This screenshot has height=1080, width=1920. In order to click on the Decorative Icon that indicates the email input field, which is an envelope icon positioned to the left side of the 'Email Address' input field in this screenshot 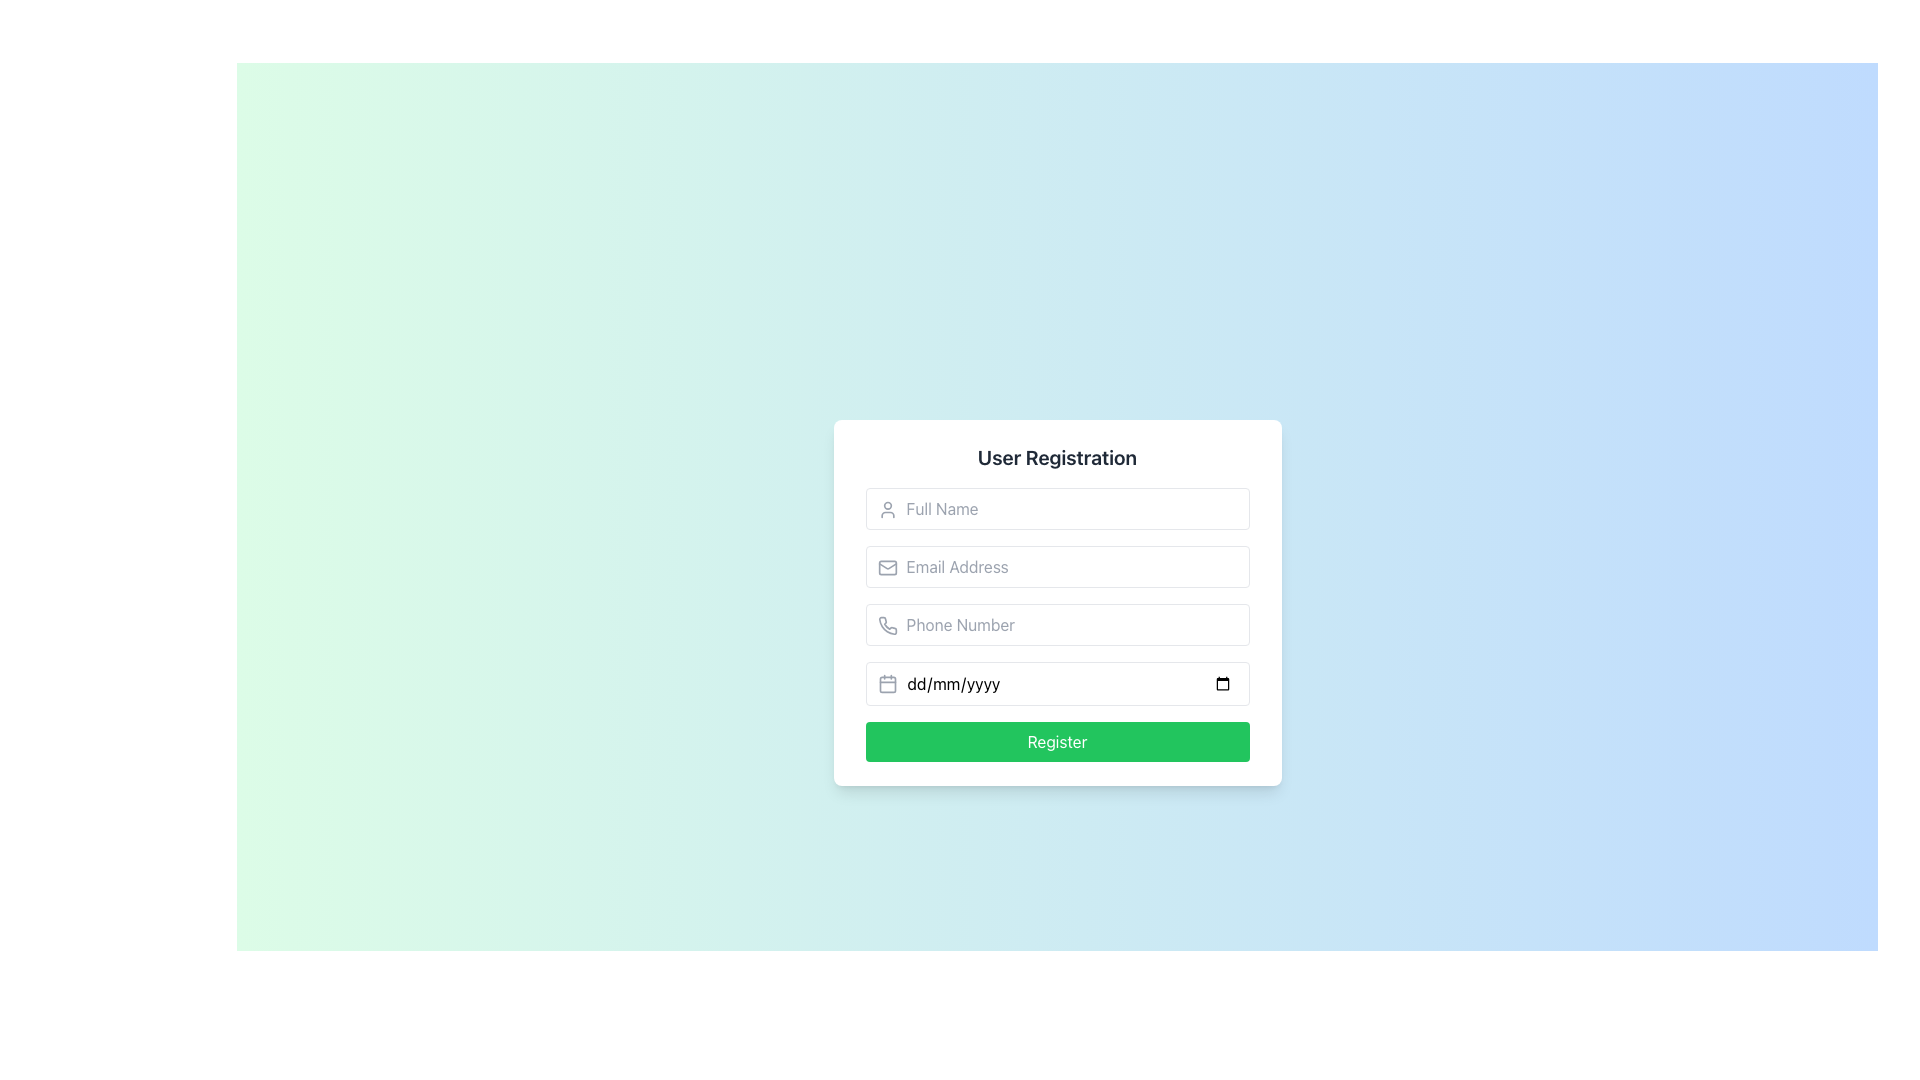, I will do `click(886, 567)`.